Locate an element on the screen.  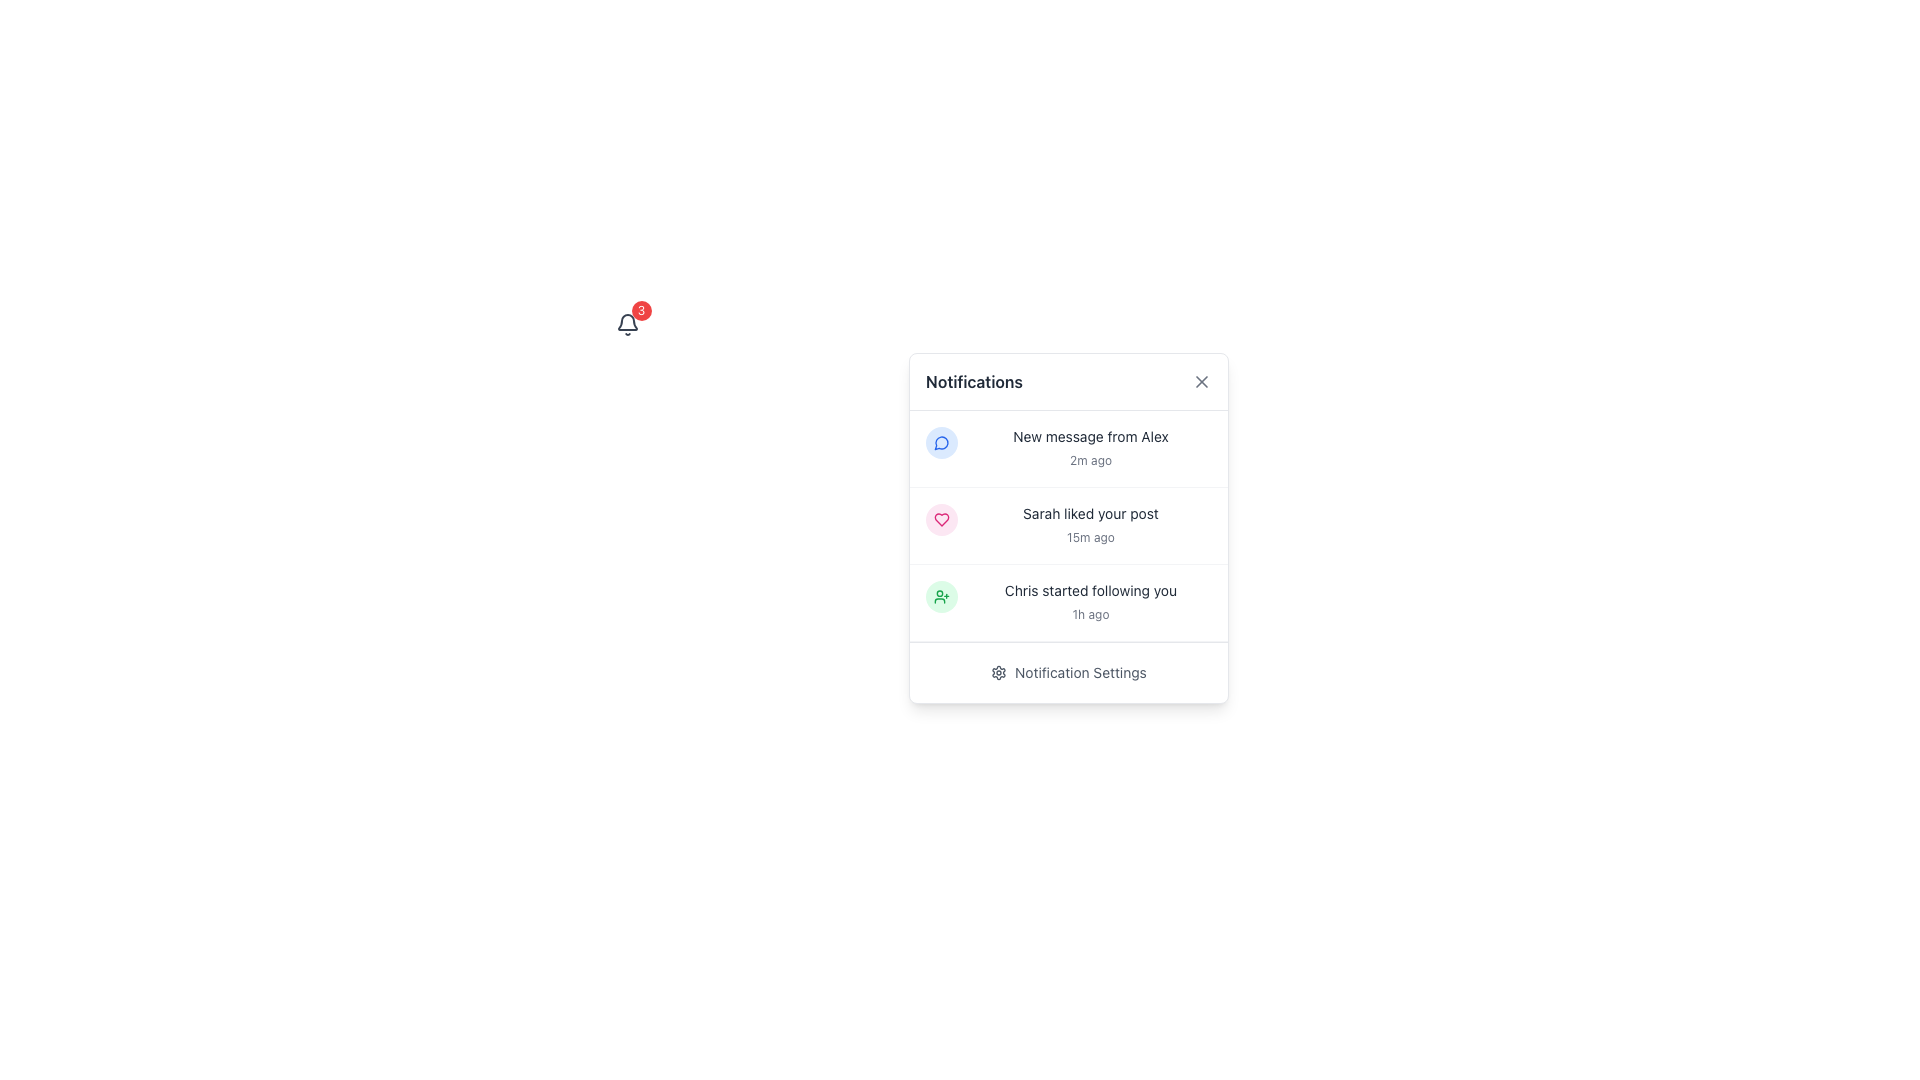
the circular chat bubble icon with a blue background located in the Notifications card, adjacent to the text 'New message from Alex, 2m ago.' is located at coordinates (940, 442).